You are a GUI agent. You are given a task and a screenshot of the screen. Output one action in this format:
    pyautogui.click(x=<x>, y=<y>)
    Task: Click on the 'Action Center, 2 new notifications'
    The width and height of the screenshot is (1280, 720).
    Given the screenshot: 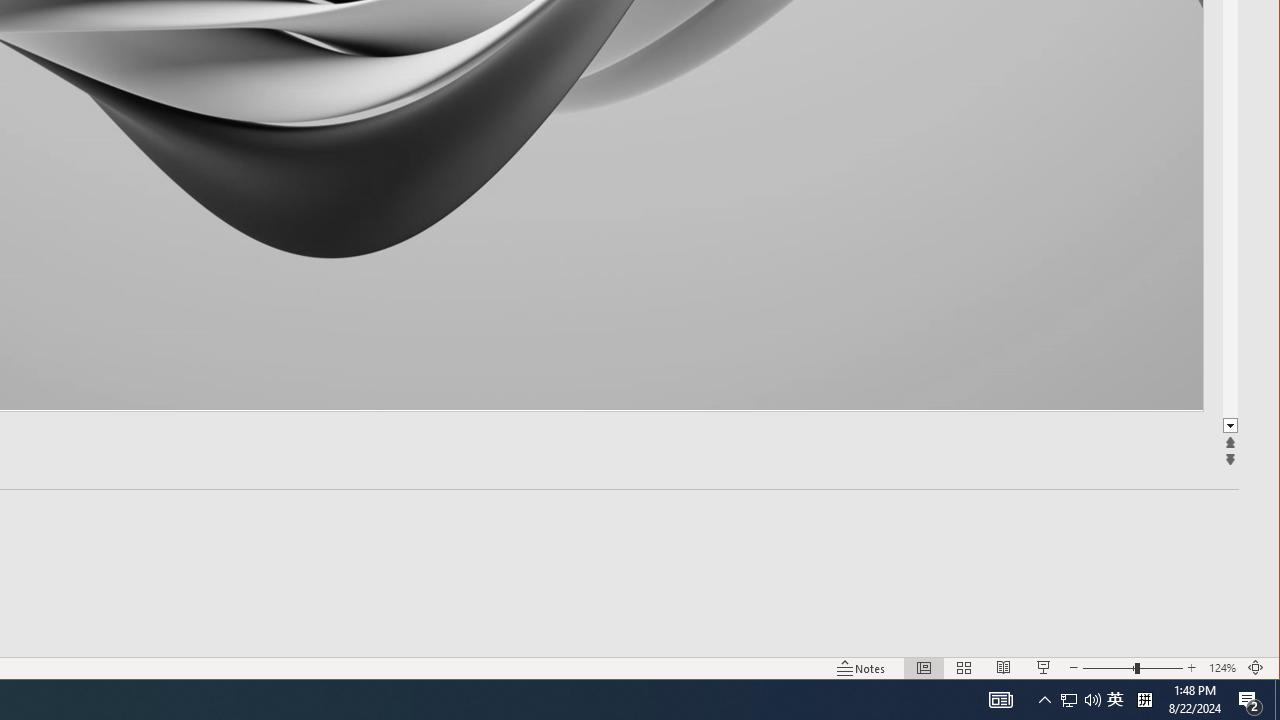 What is the action you would take?
    pyautogui.click(x=1250, y=698)
    